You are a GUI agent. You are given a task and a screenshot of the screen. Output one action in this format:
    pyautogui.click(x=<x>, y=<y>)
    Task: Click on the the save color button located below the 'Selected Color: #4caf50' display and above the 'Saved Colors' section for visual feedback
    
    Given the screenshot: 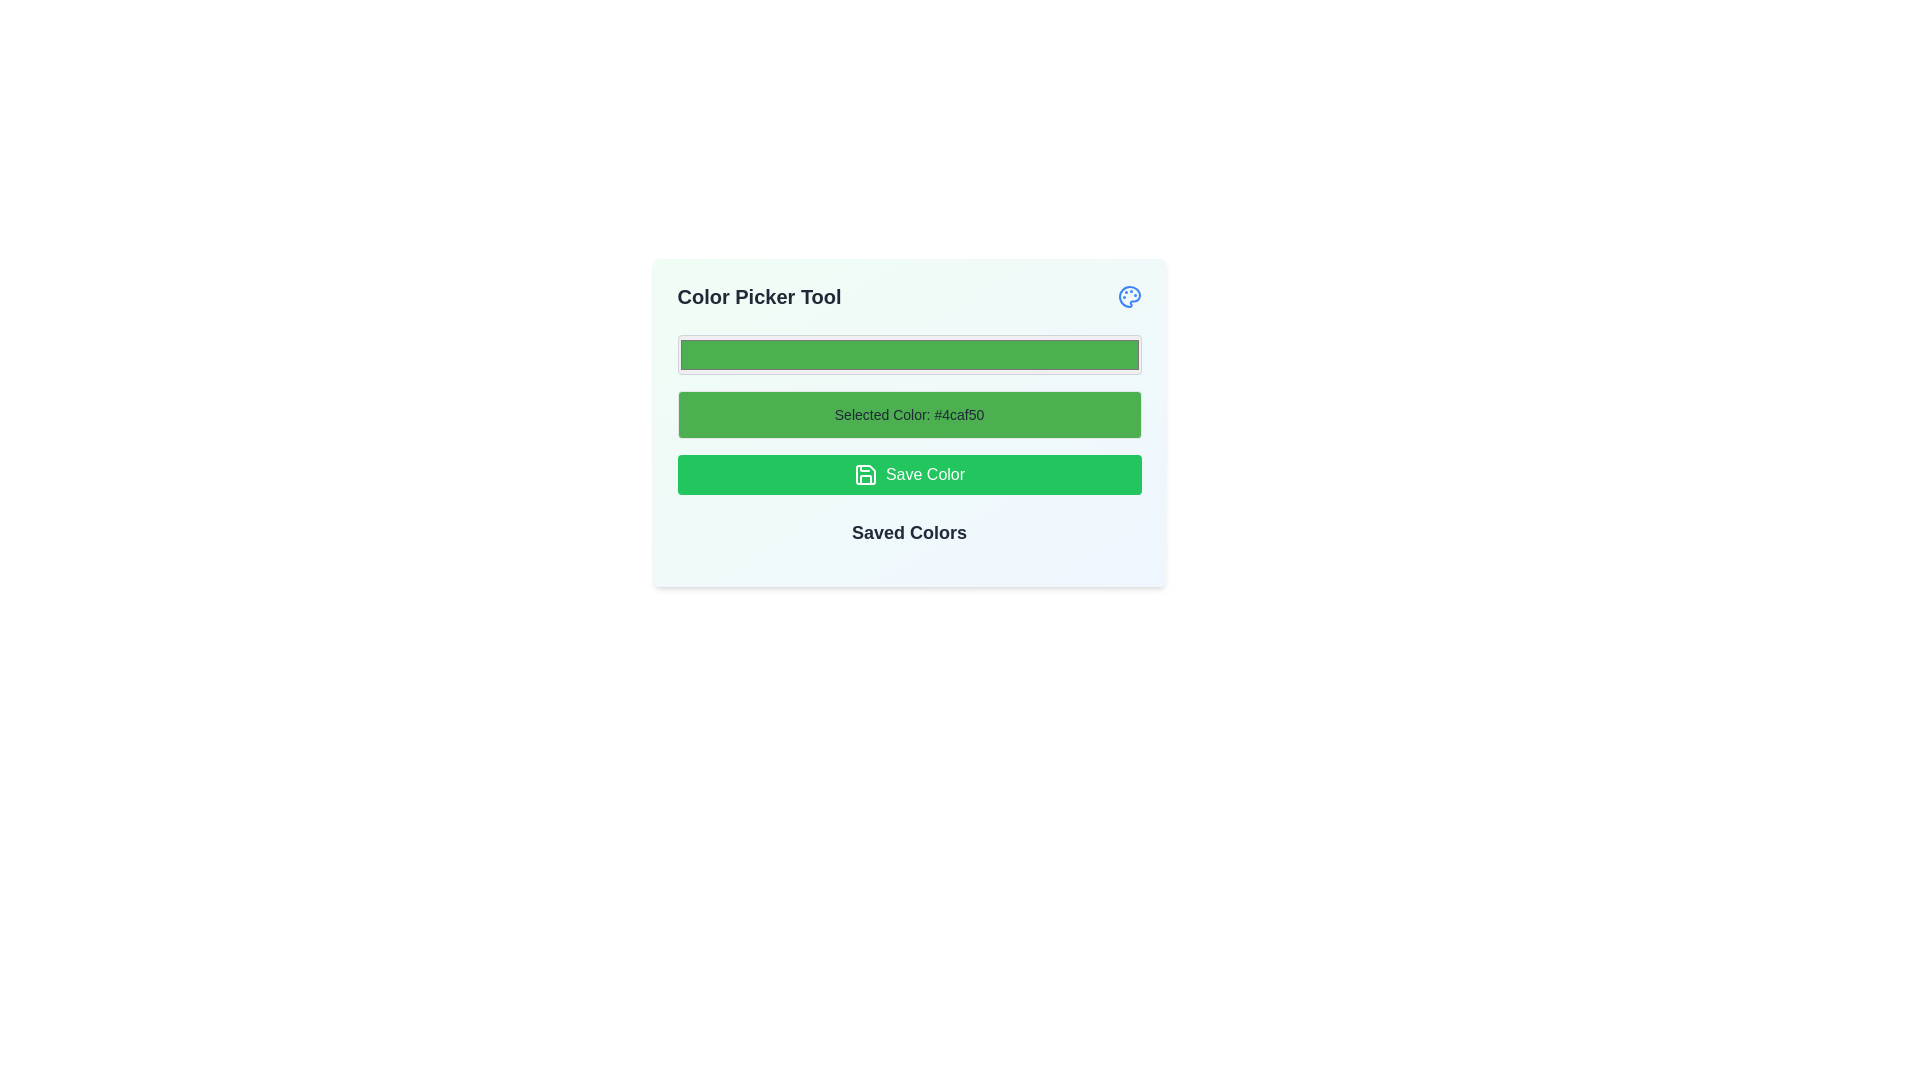 What is the action you would take?
    pyautogui.click(x=908, y=474)
    